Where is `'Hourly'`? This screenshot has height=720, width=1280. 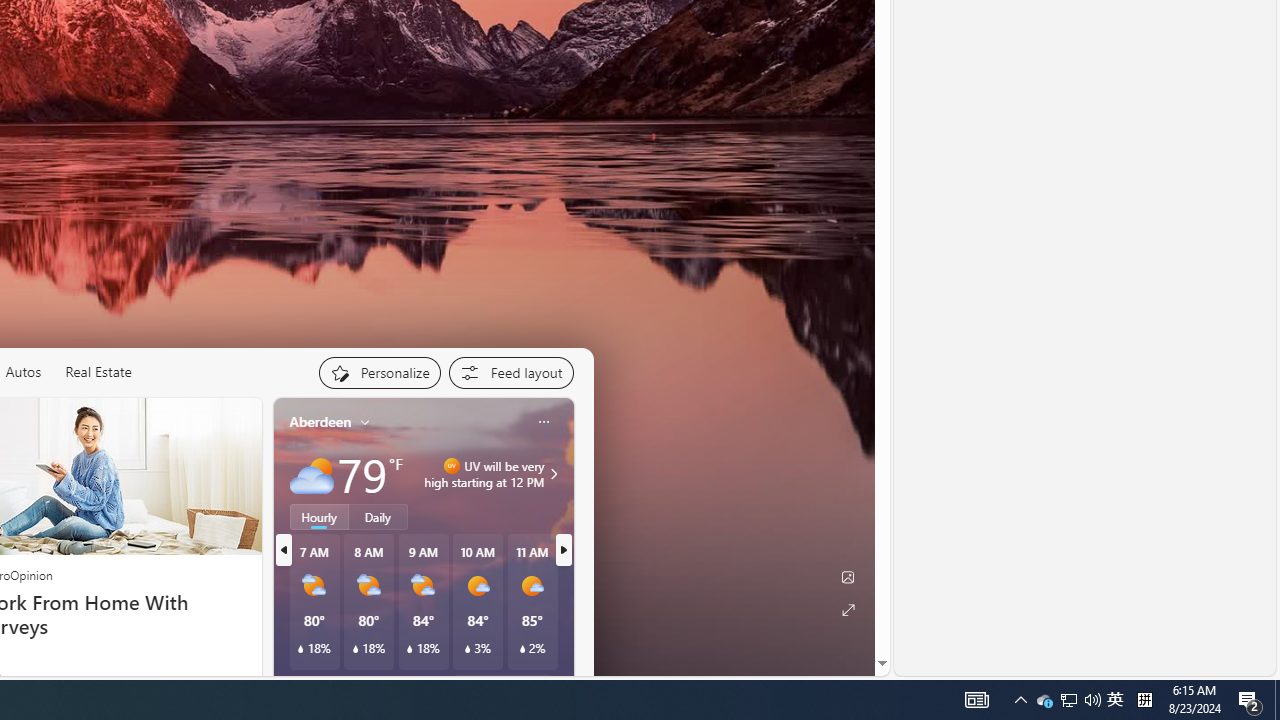
'Hourly' is located at coordinates (318, 515).